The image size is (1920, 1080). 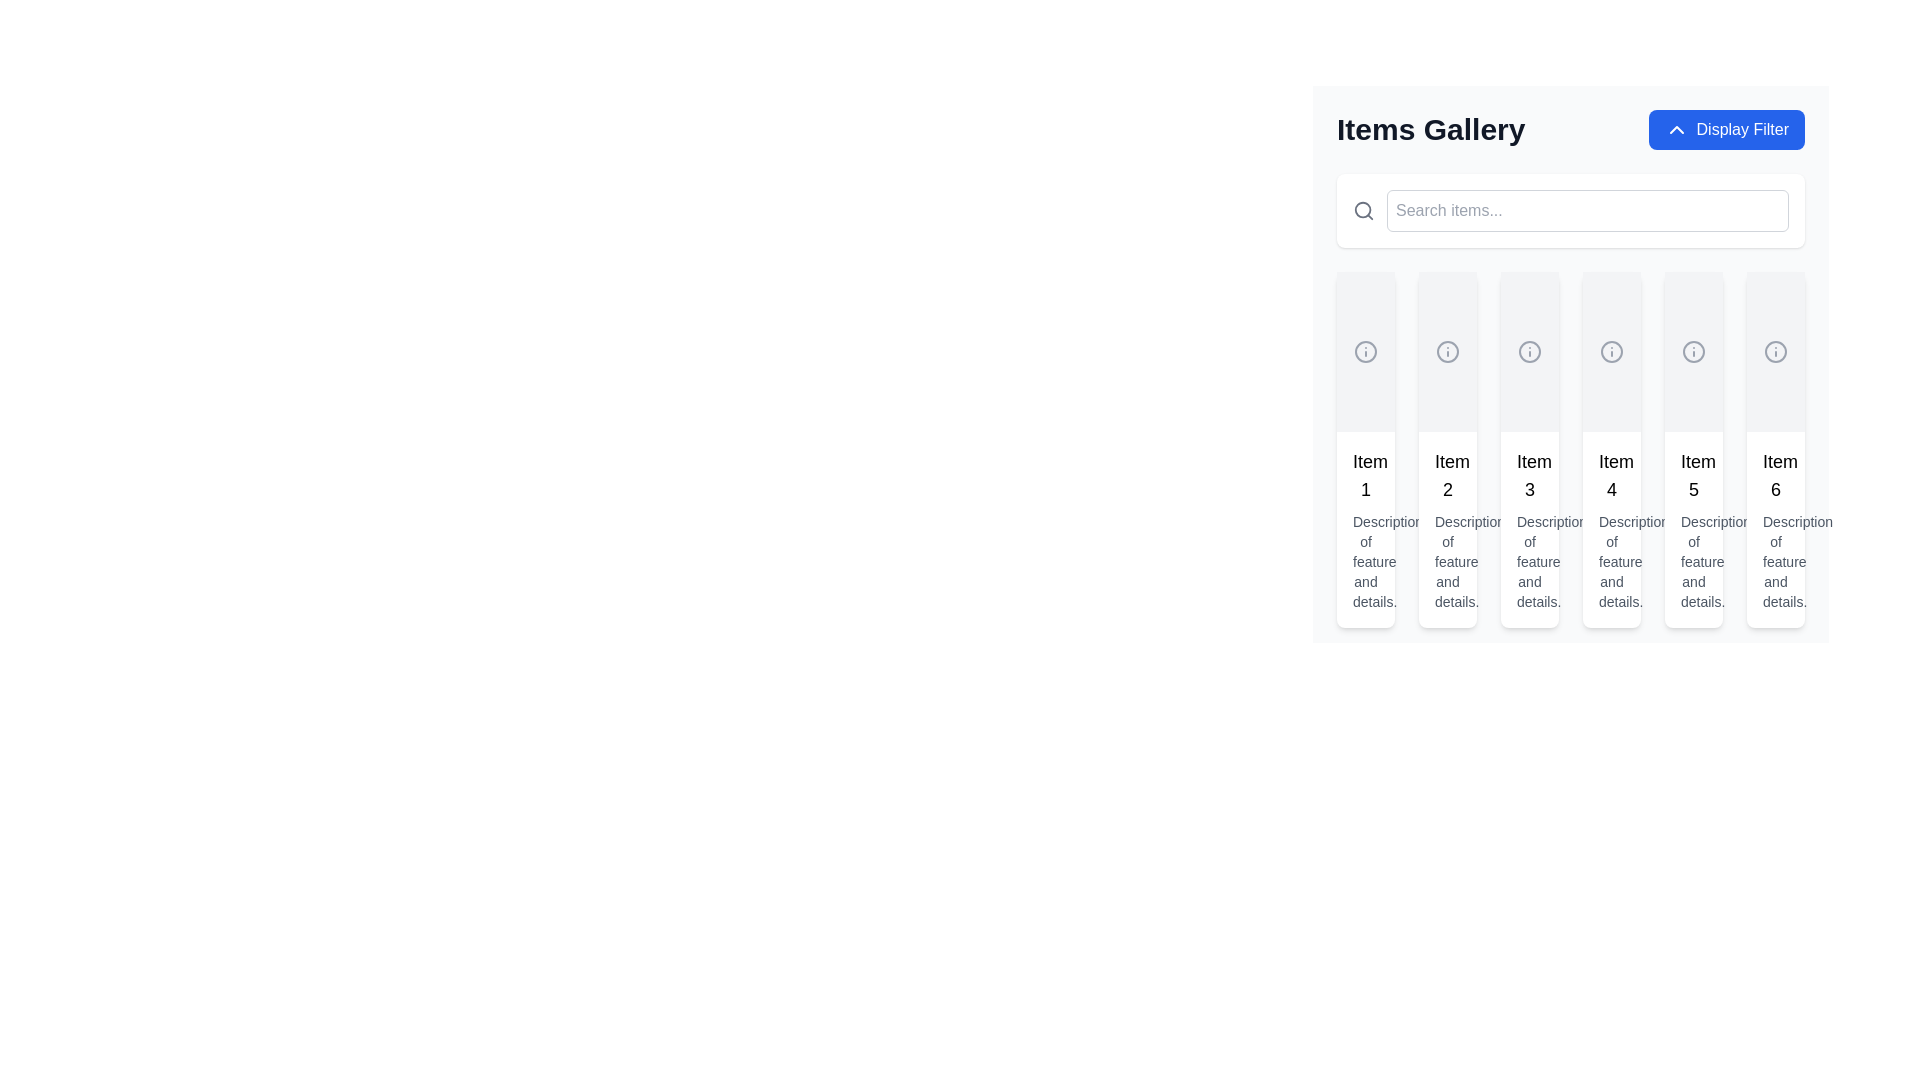 I want to click on text content located below 'Item 3' in the vertical stack of panels, so click(x=1529, y=562).